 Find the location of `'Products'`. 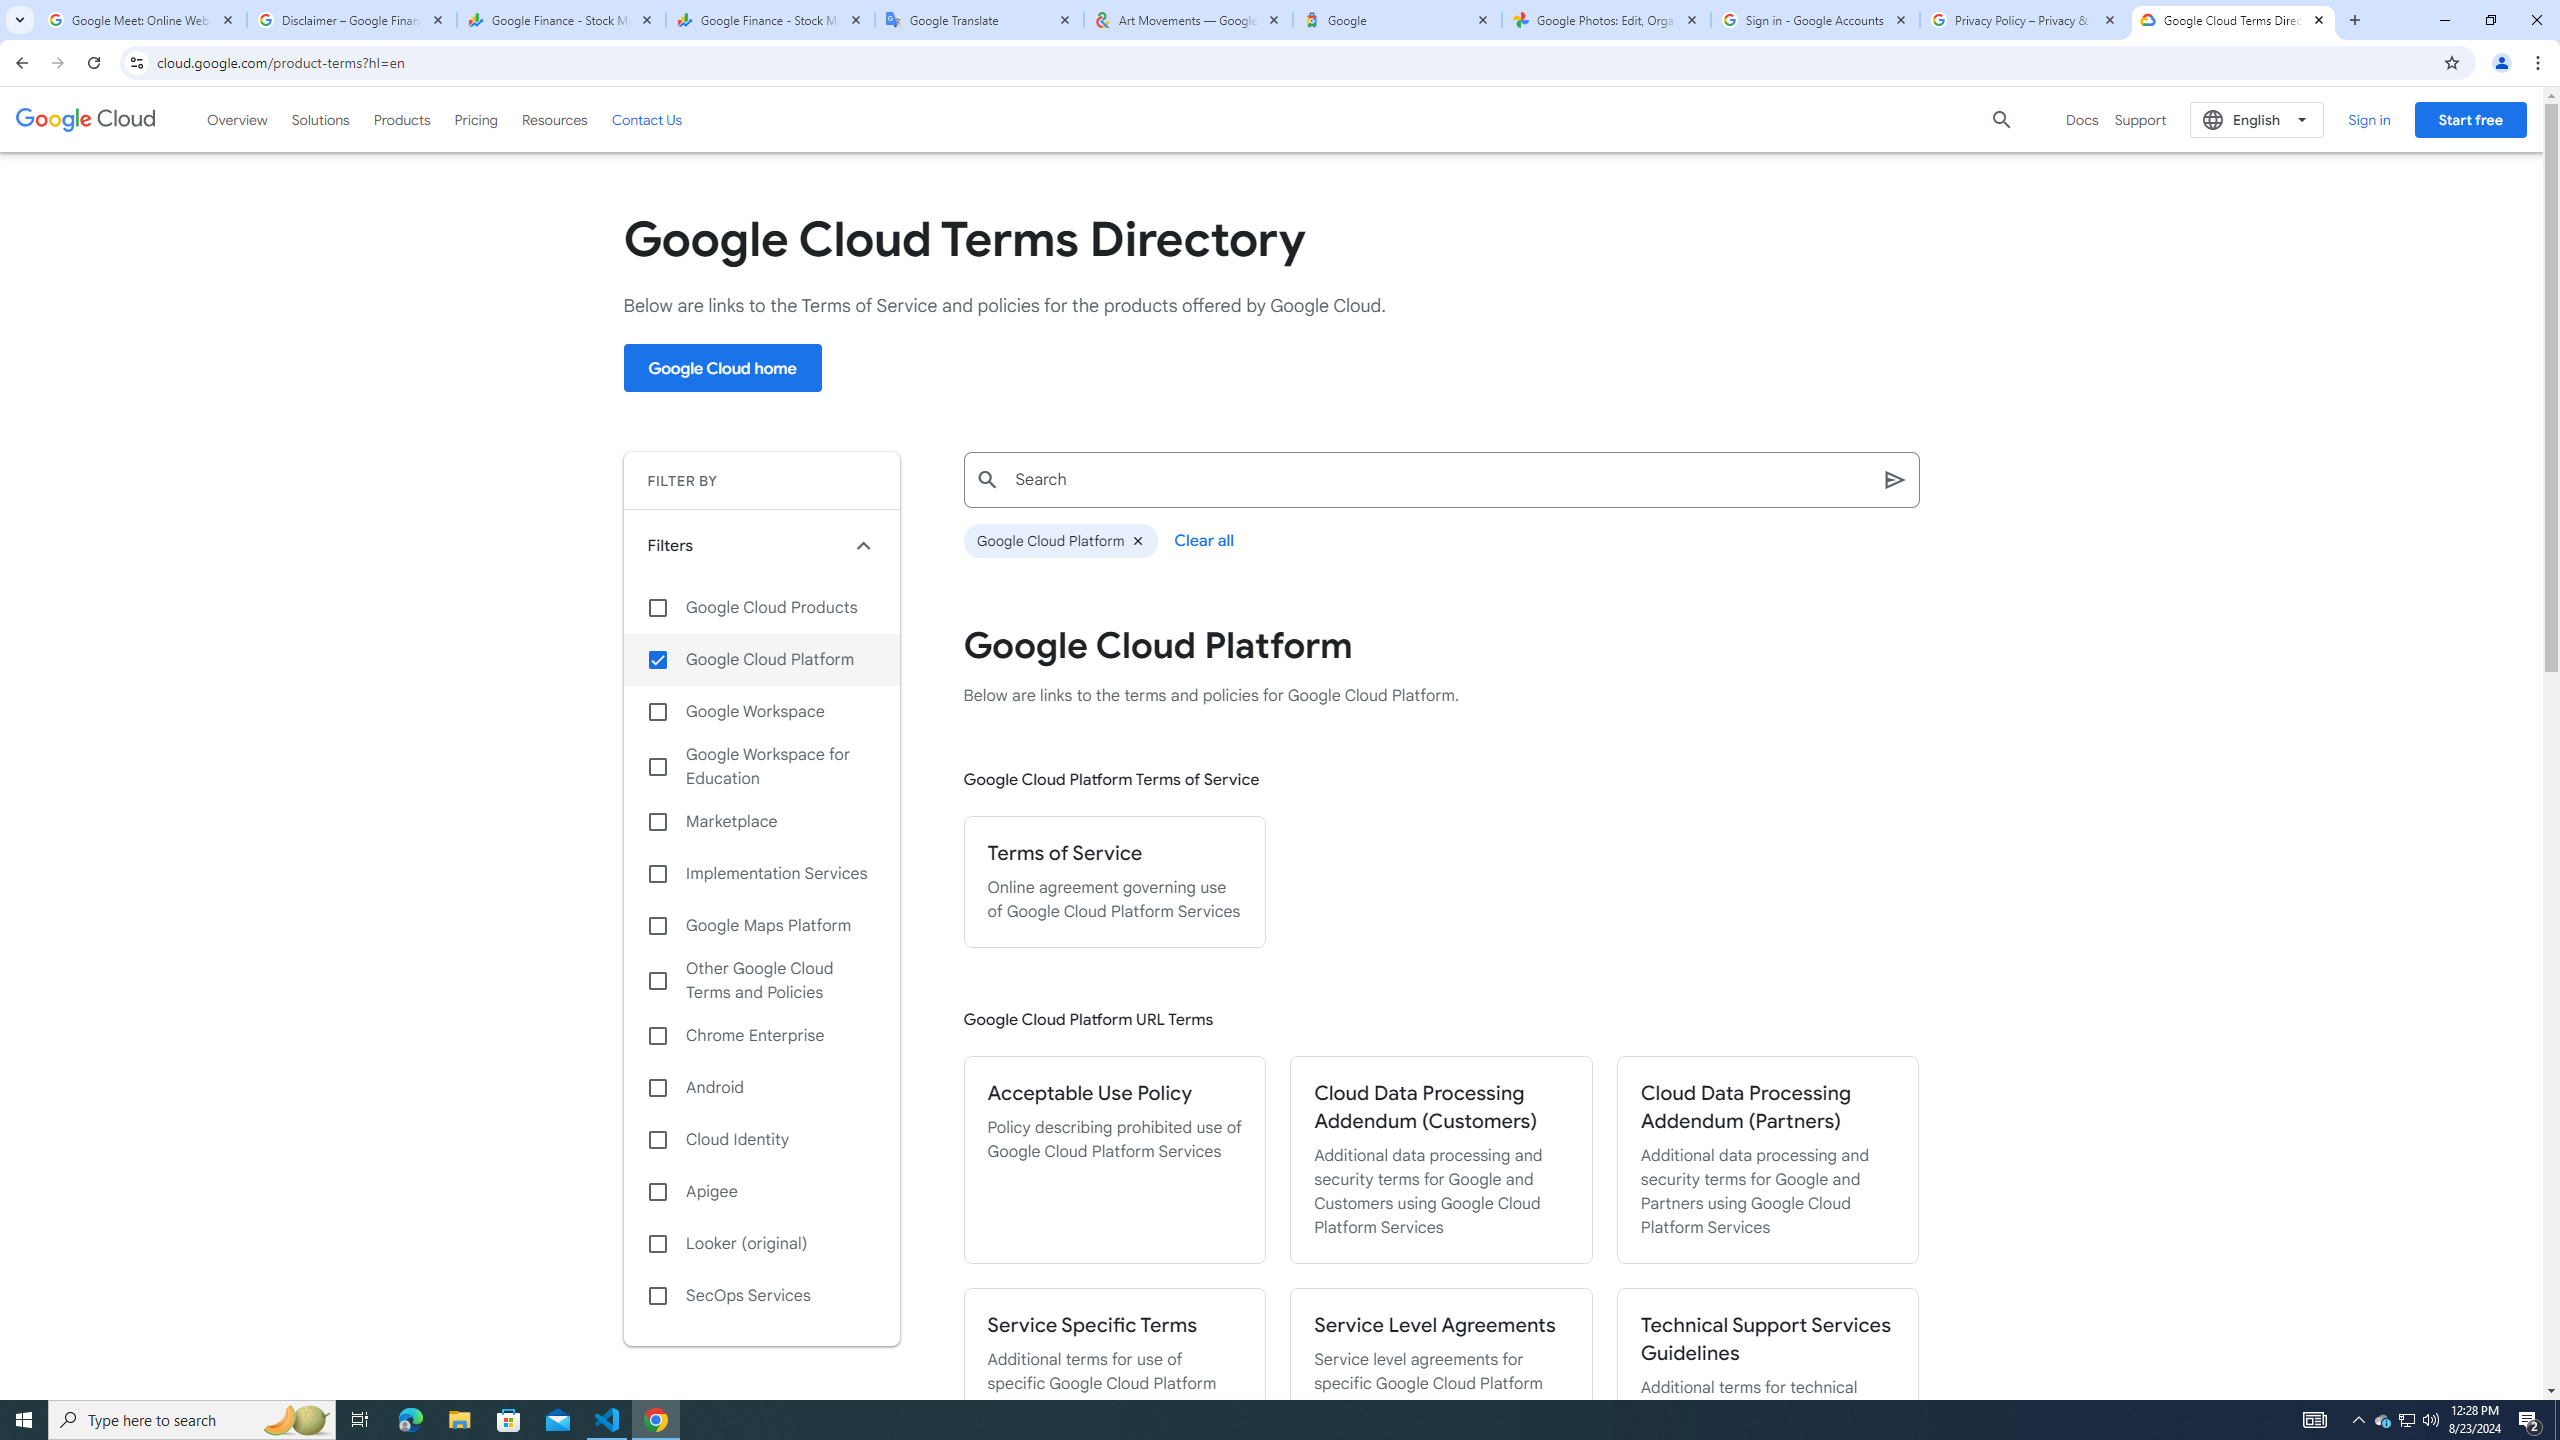

'Products' is located at coordinates (400, 118).